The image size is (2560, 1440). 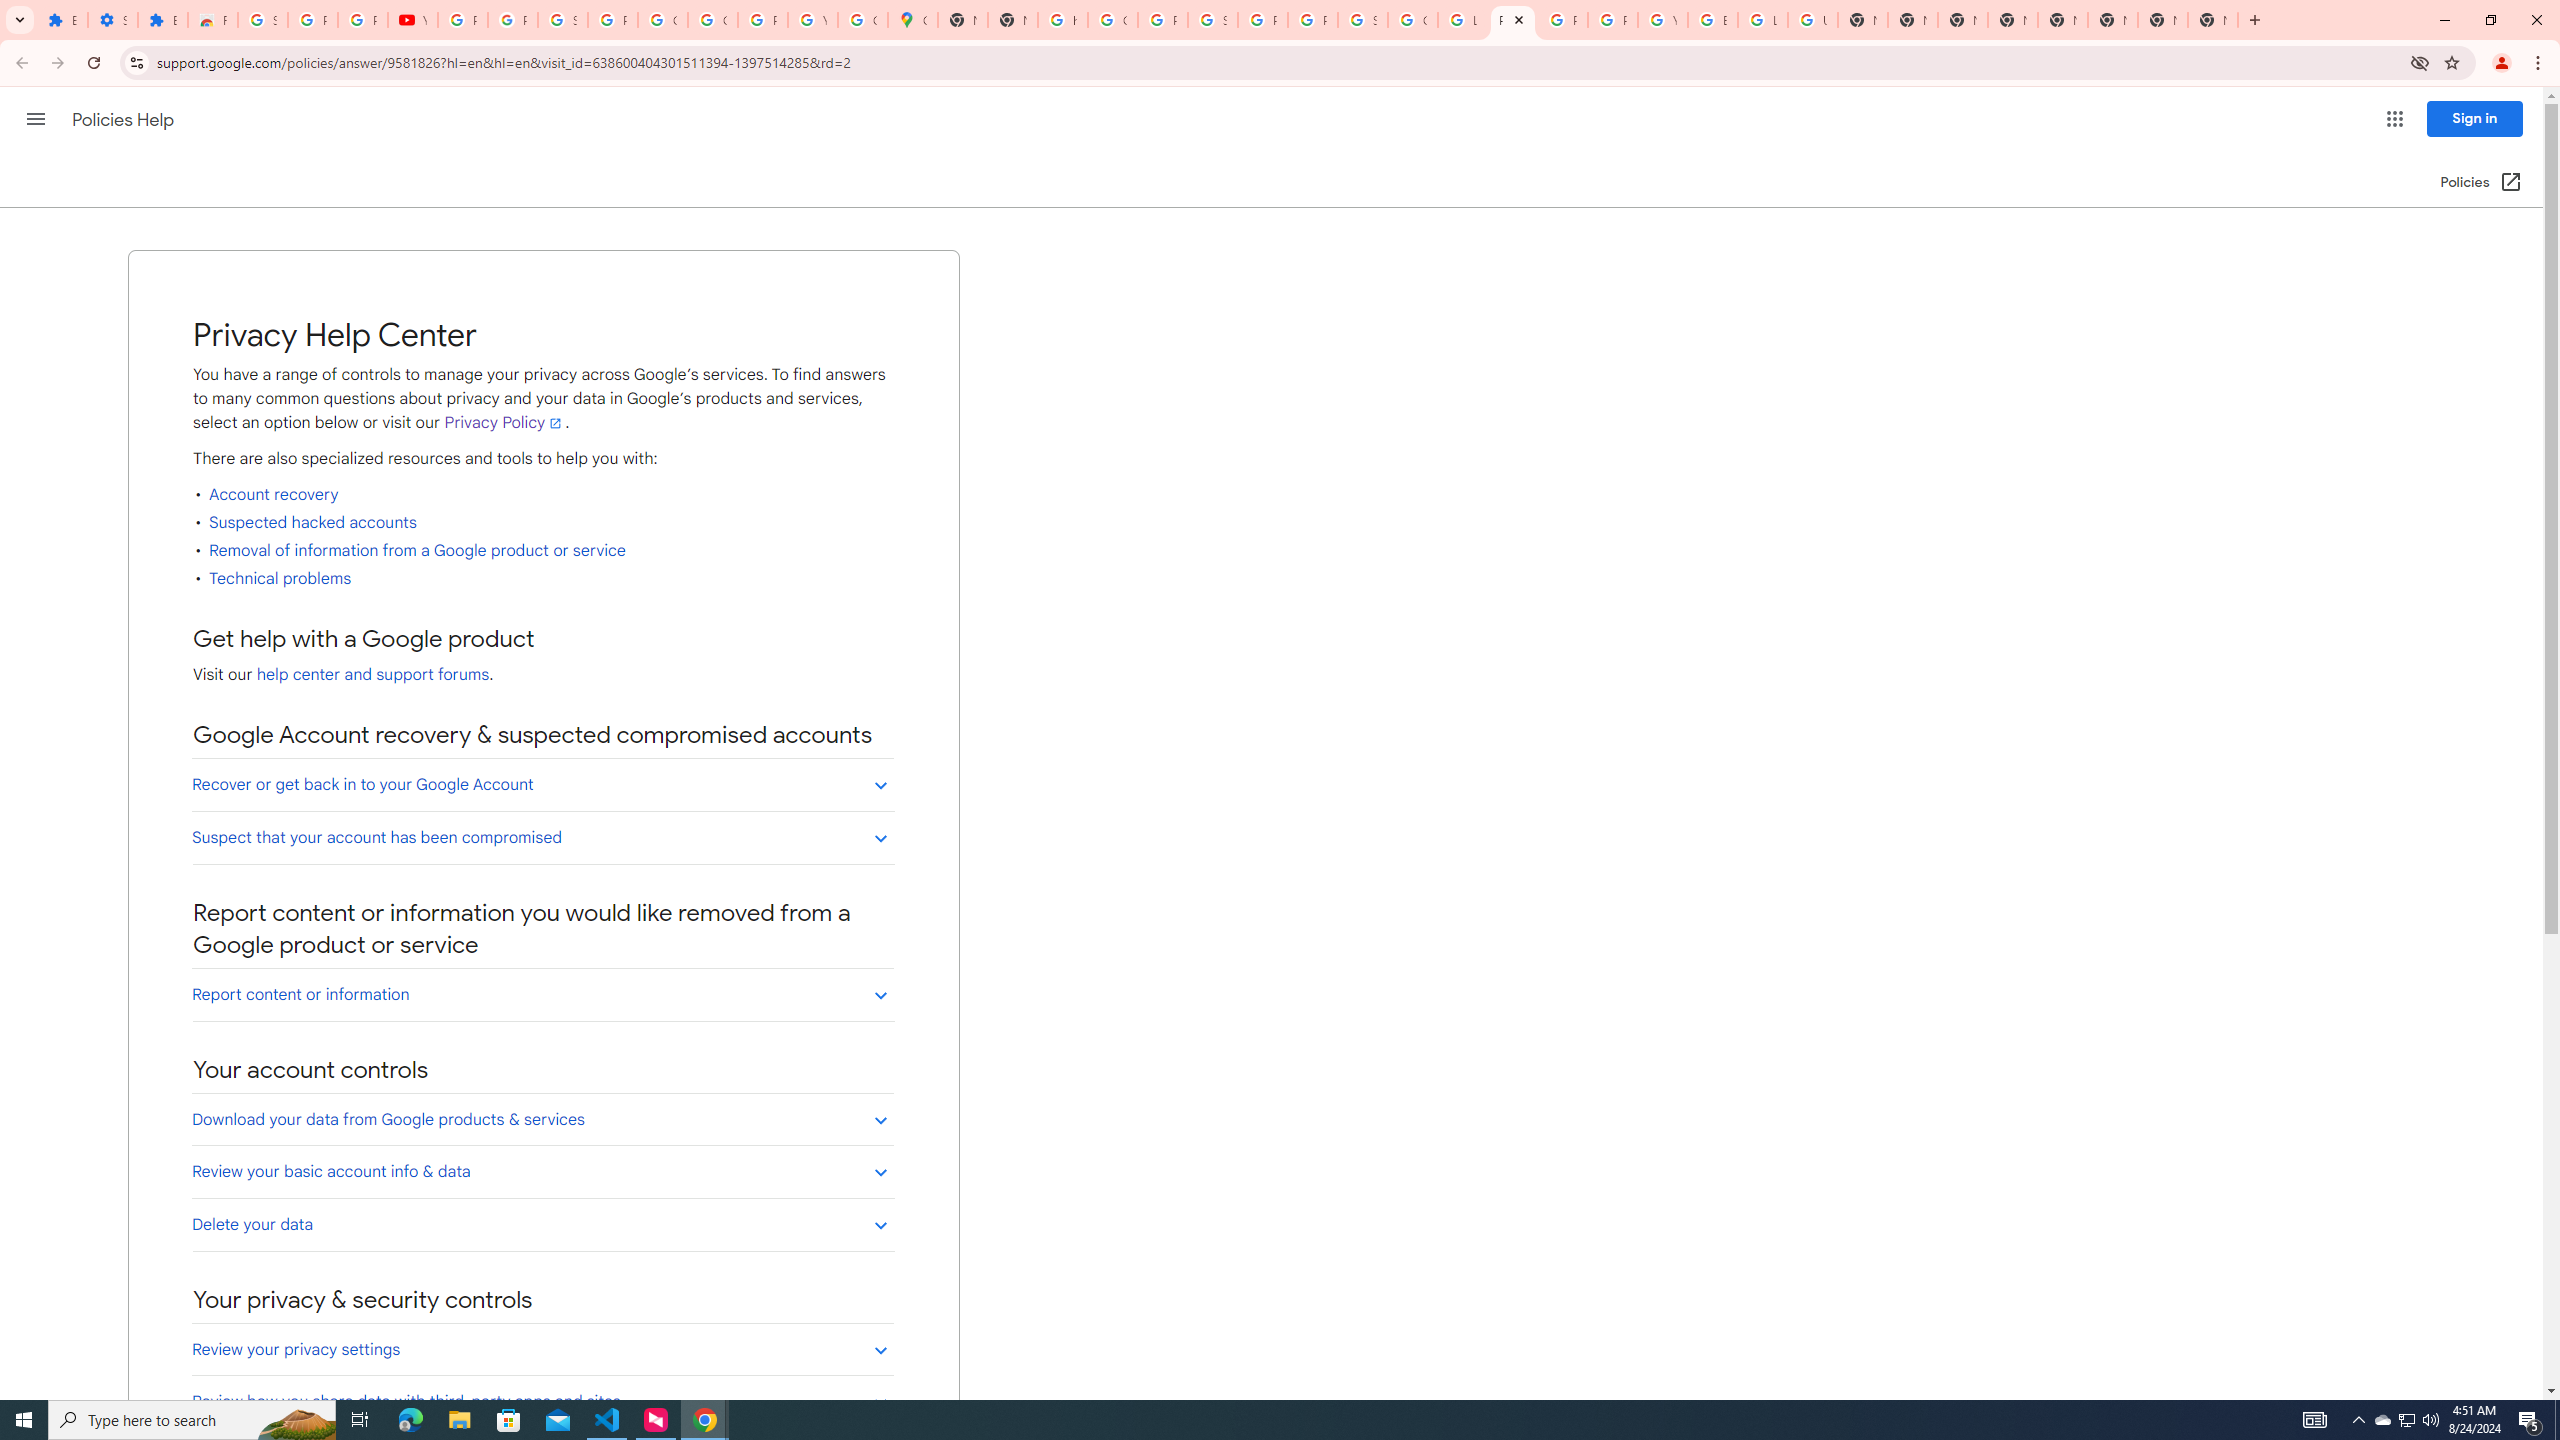 What do you see at coordinates (542, 1349) in the screenshot?
I see `'Review your privacy settings'` at bounding box center [542, 1349].